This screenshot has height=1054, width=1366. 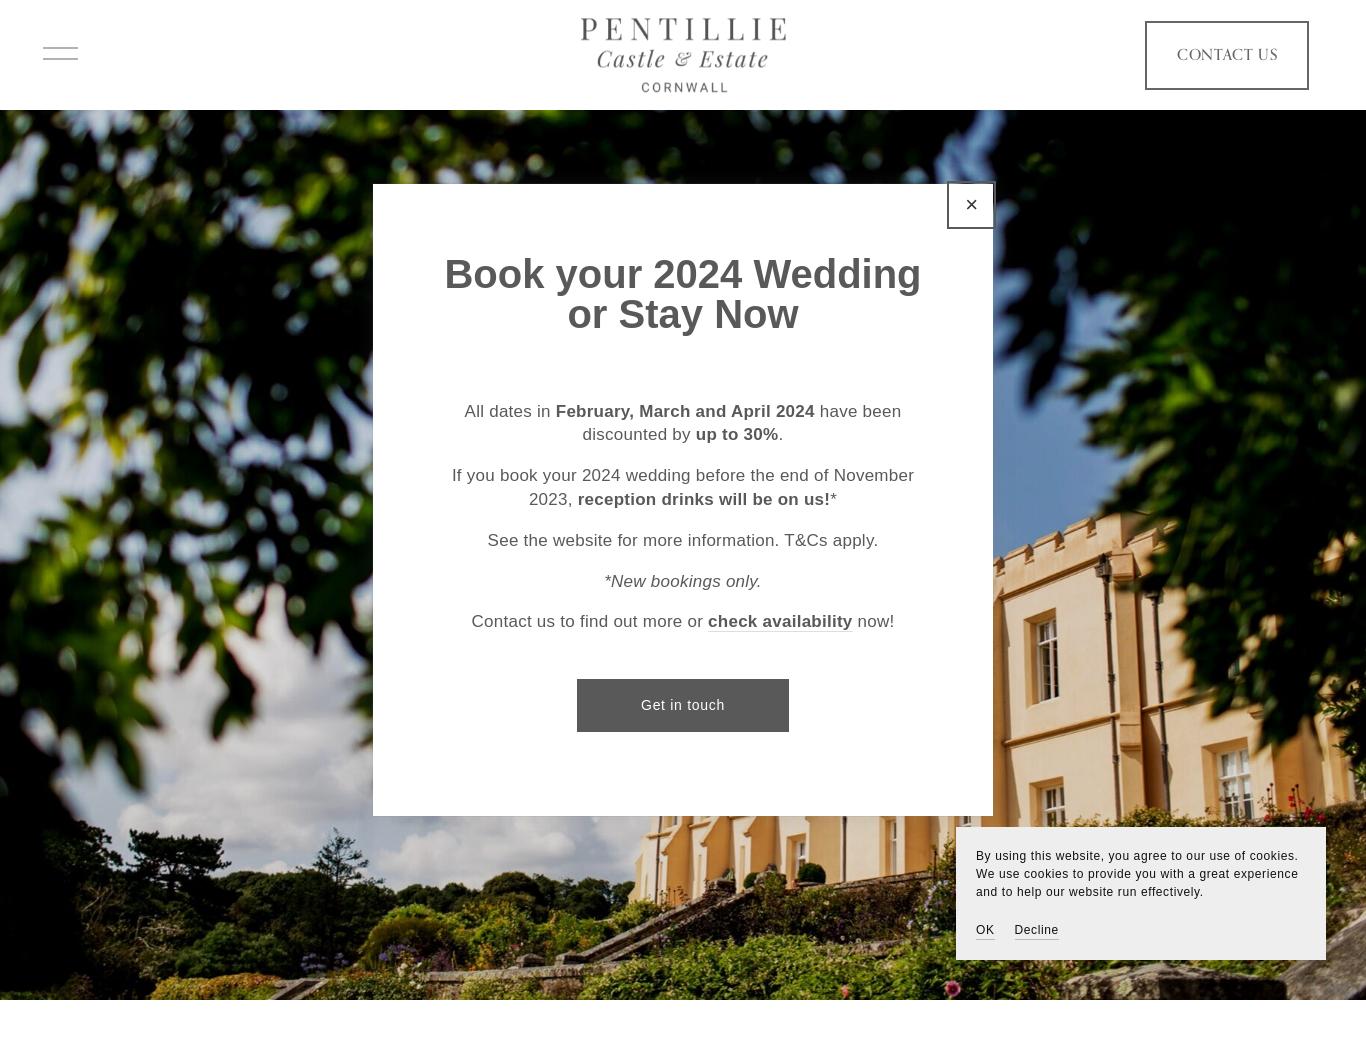 I want to click on 'Recipes', so click(x=203, y=567).